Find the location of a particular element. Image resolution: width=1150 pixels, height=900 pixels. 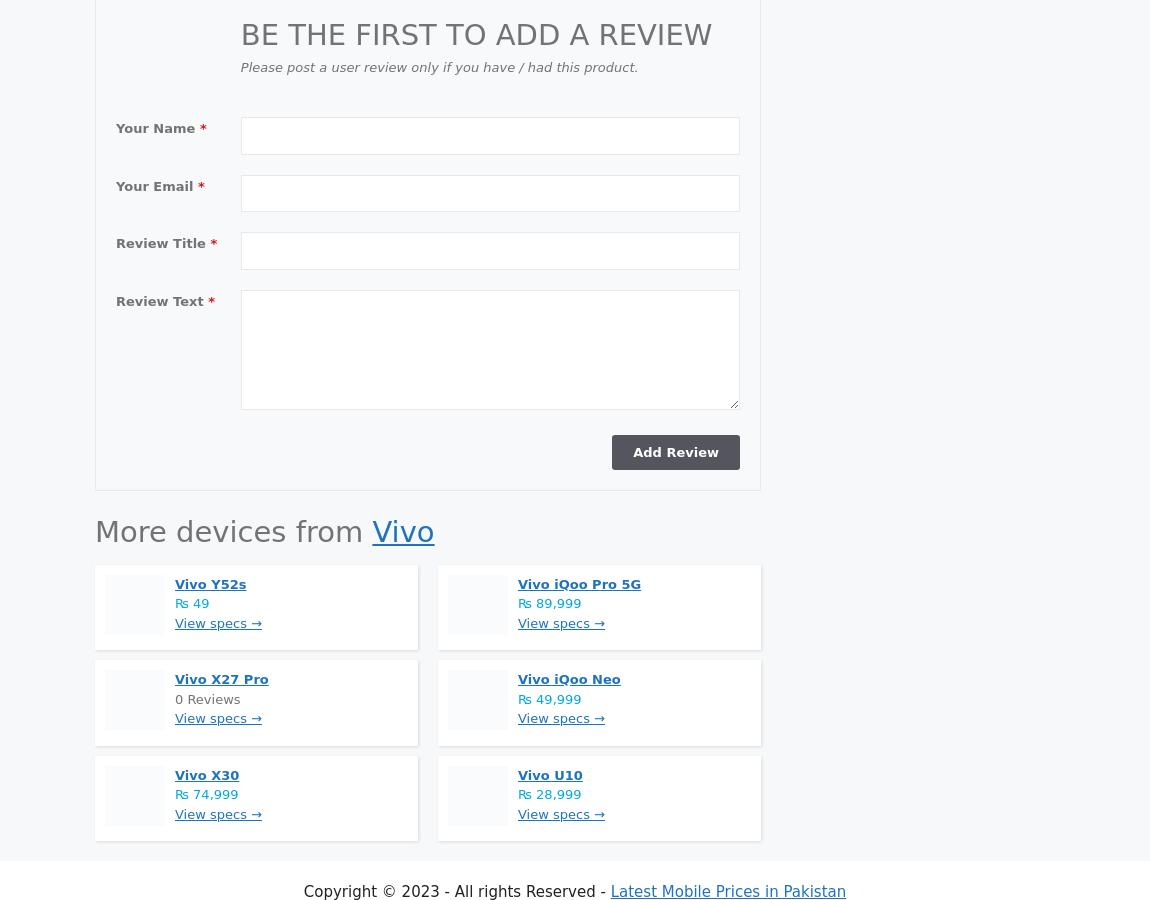

'Vivo iQoo Neo' is located at coordinates (569, 678).